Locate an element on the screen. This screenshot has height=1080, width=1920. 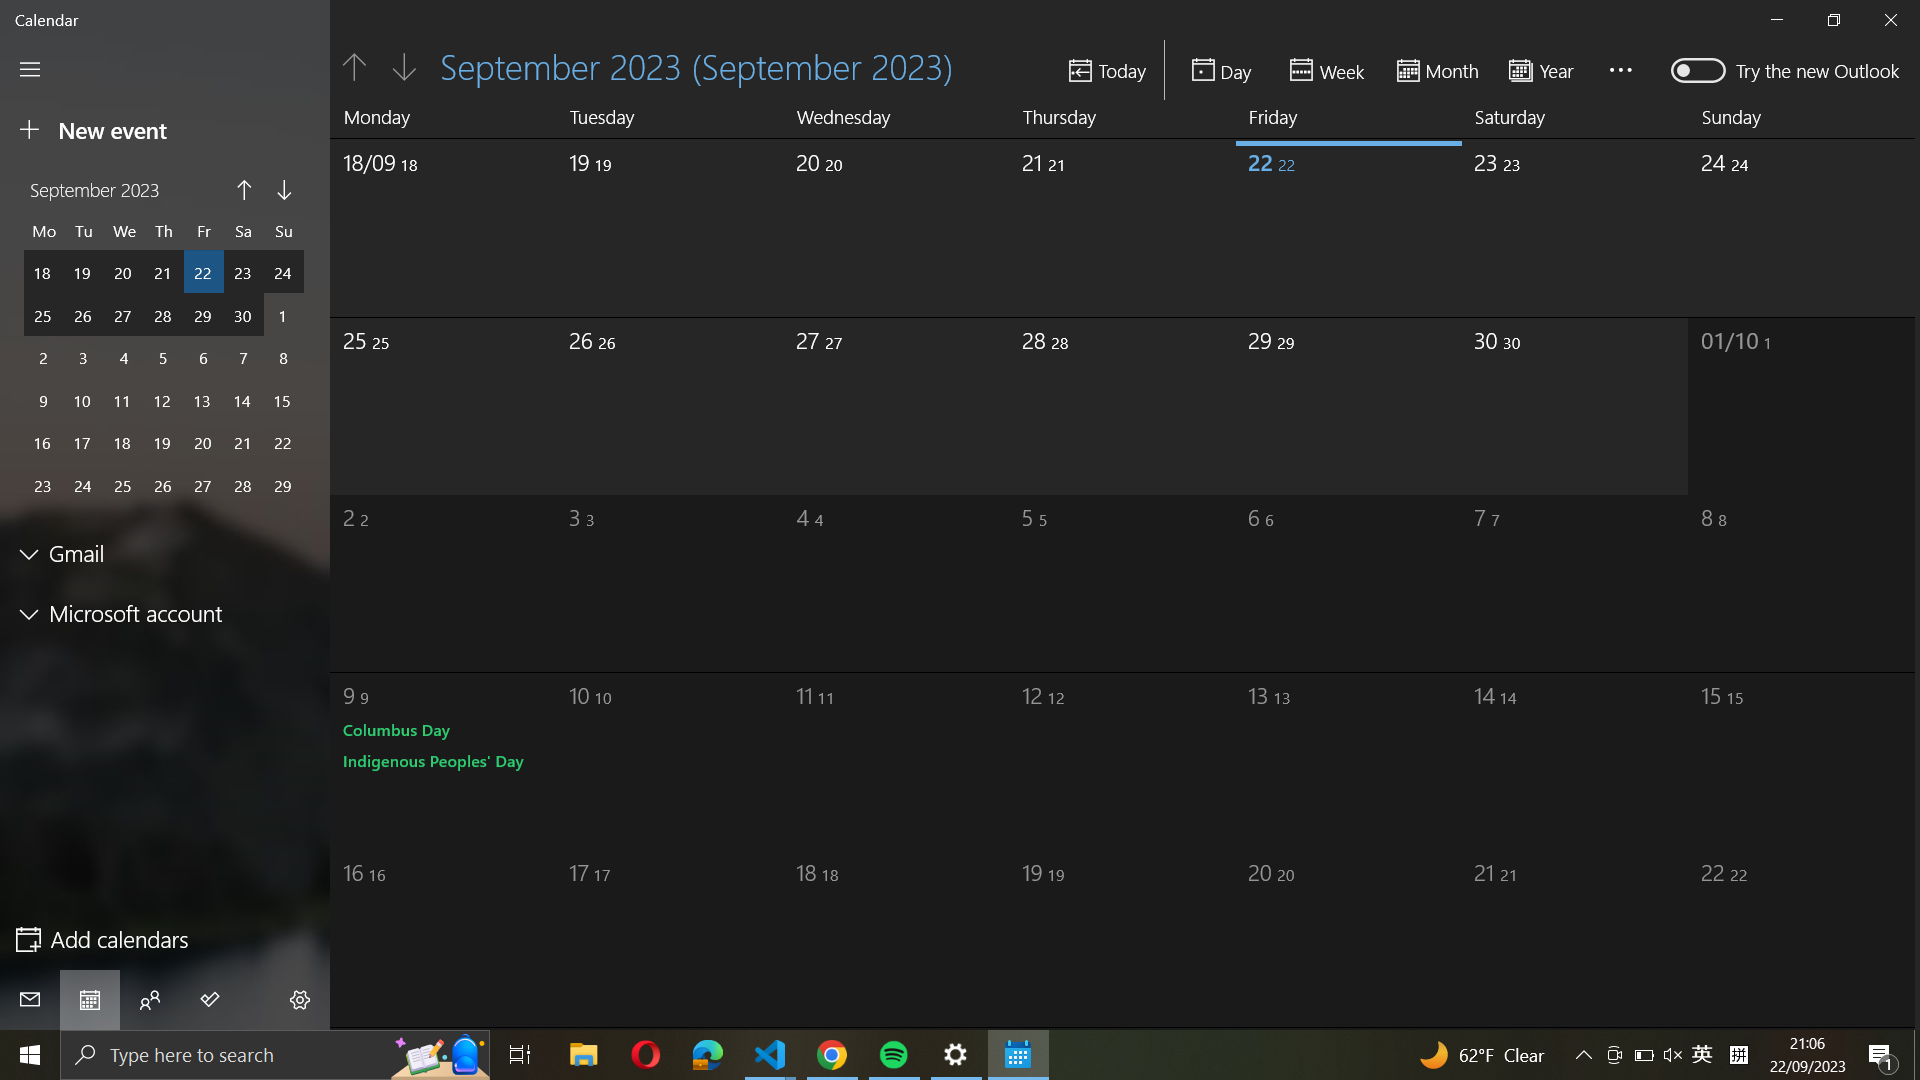
Adjust the calendar setting to display by month is located at coordinates (1437, 68).